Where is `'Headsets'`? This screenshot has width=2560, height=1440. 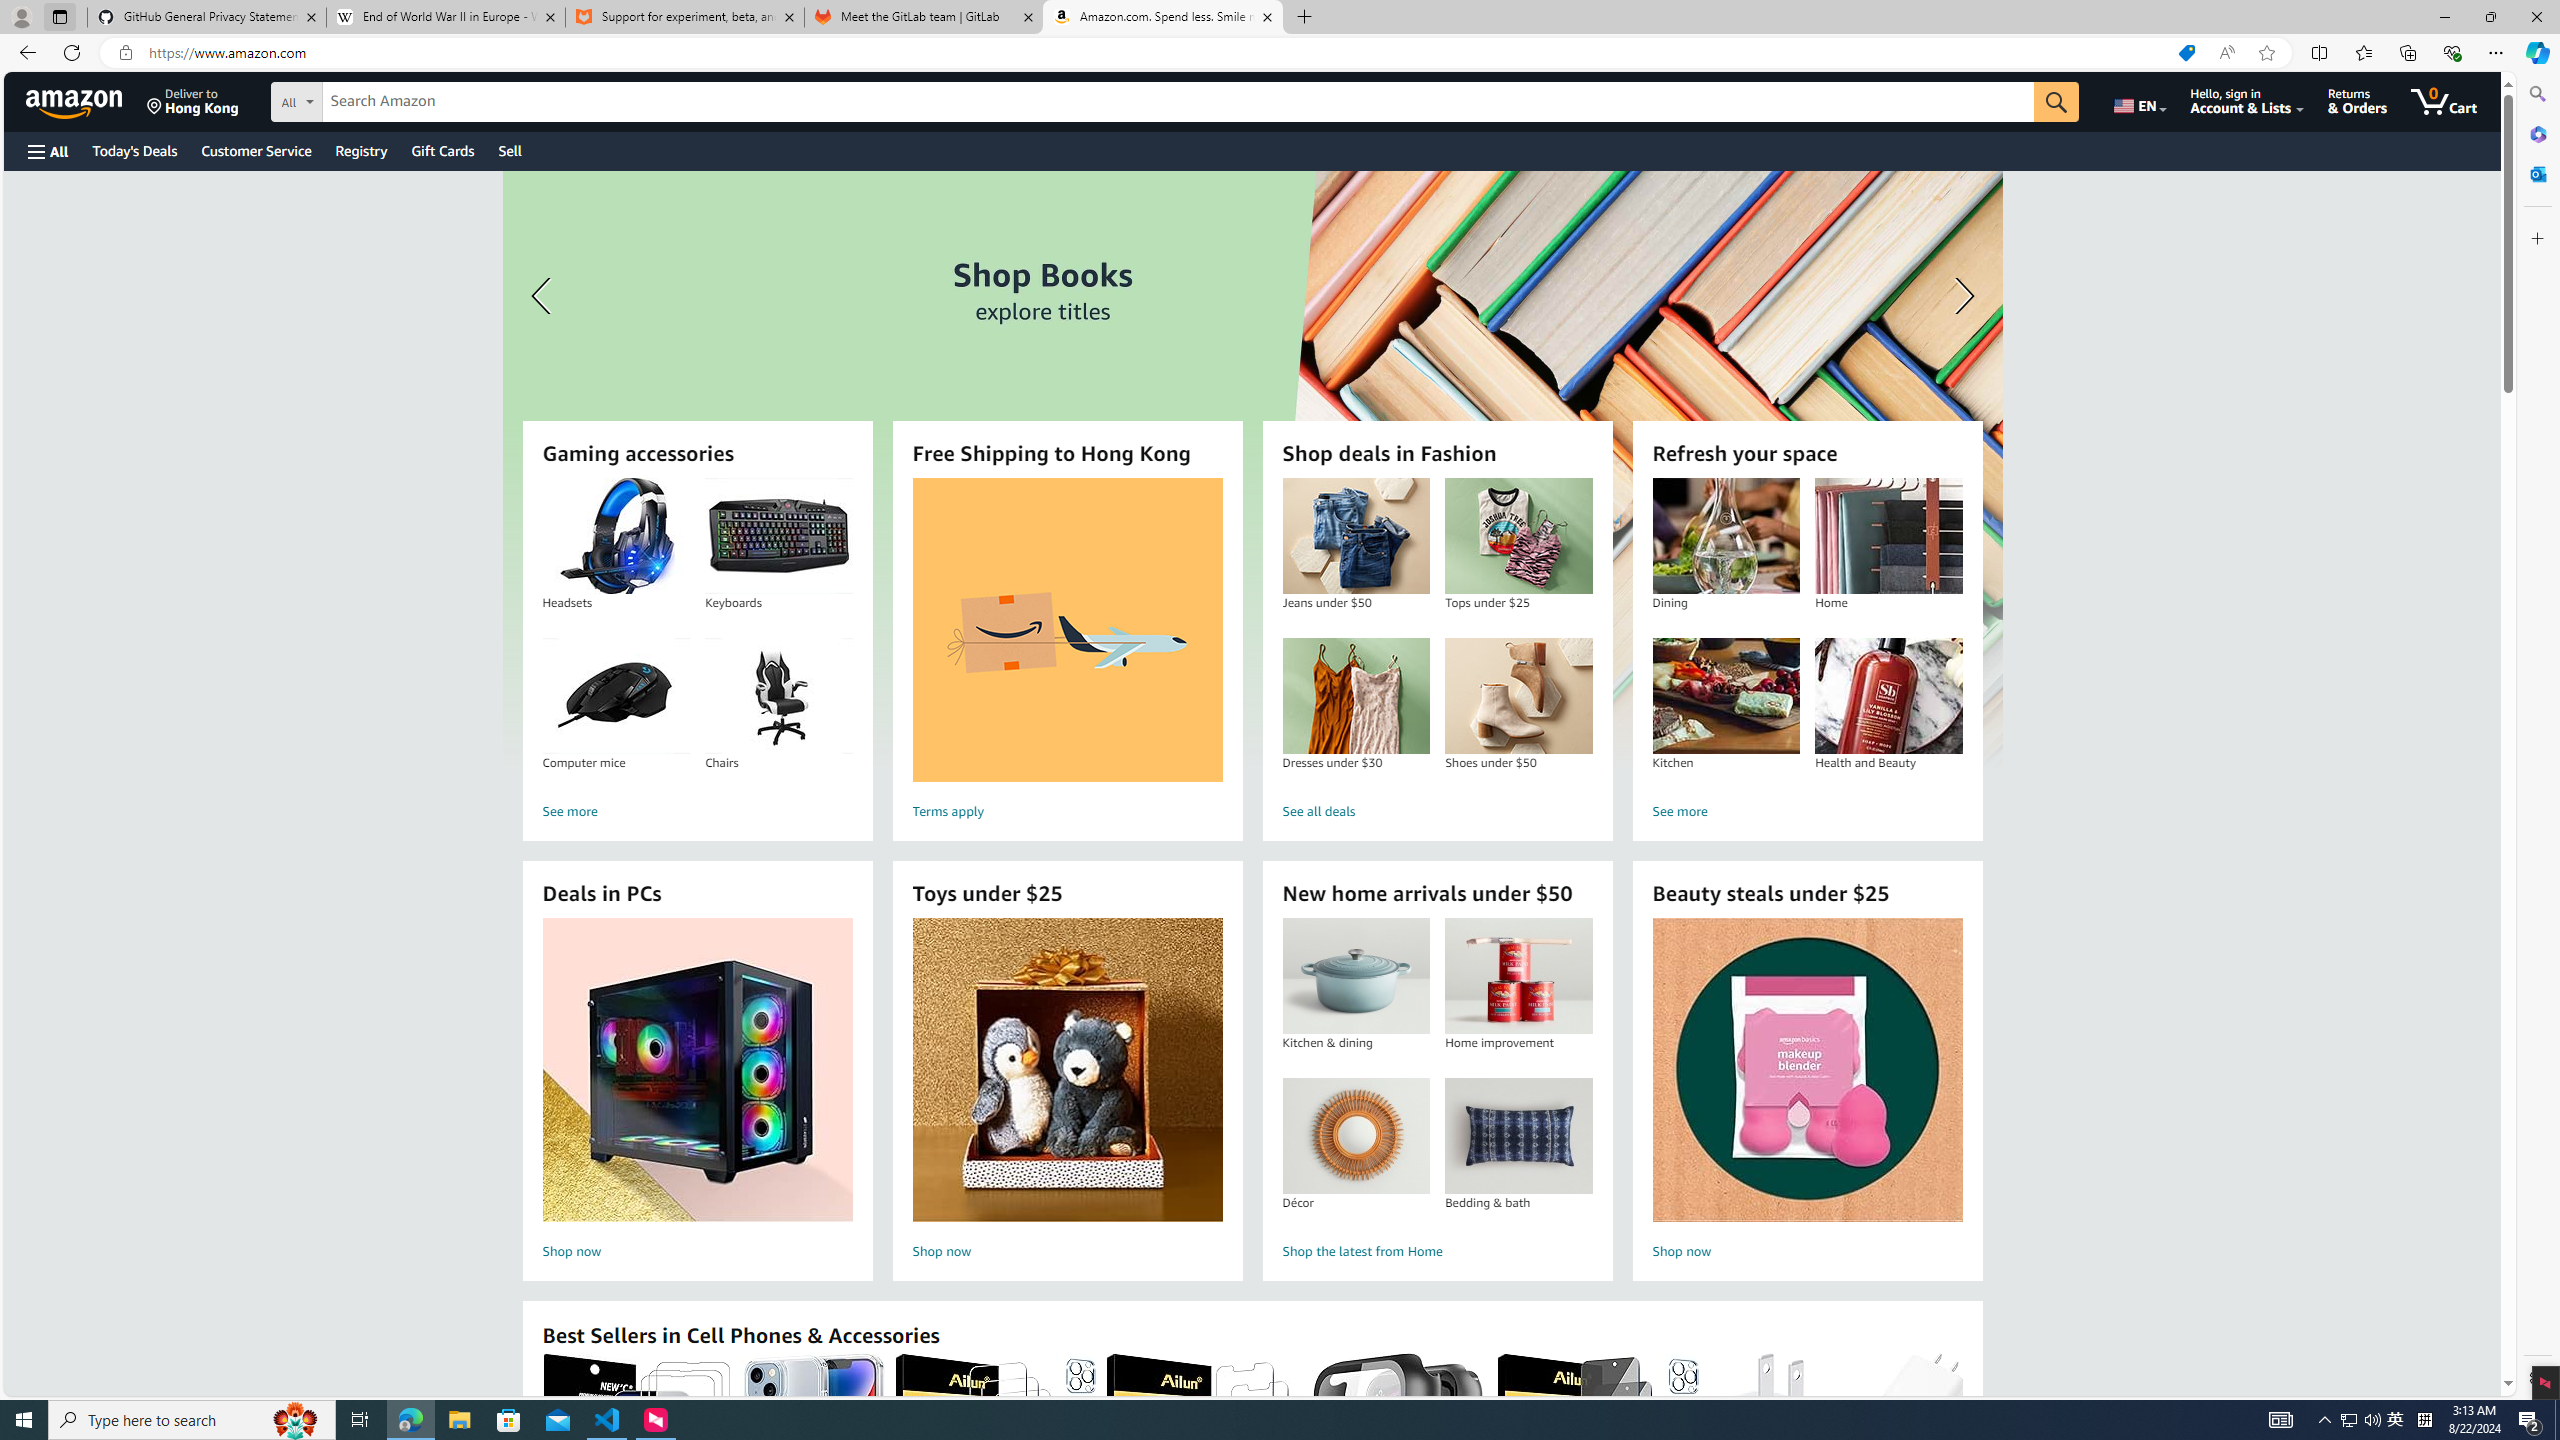
'Headsets' is located at coordinates (615, 536).